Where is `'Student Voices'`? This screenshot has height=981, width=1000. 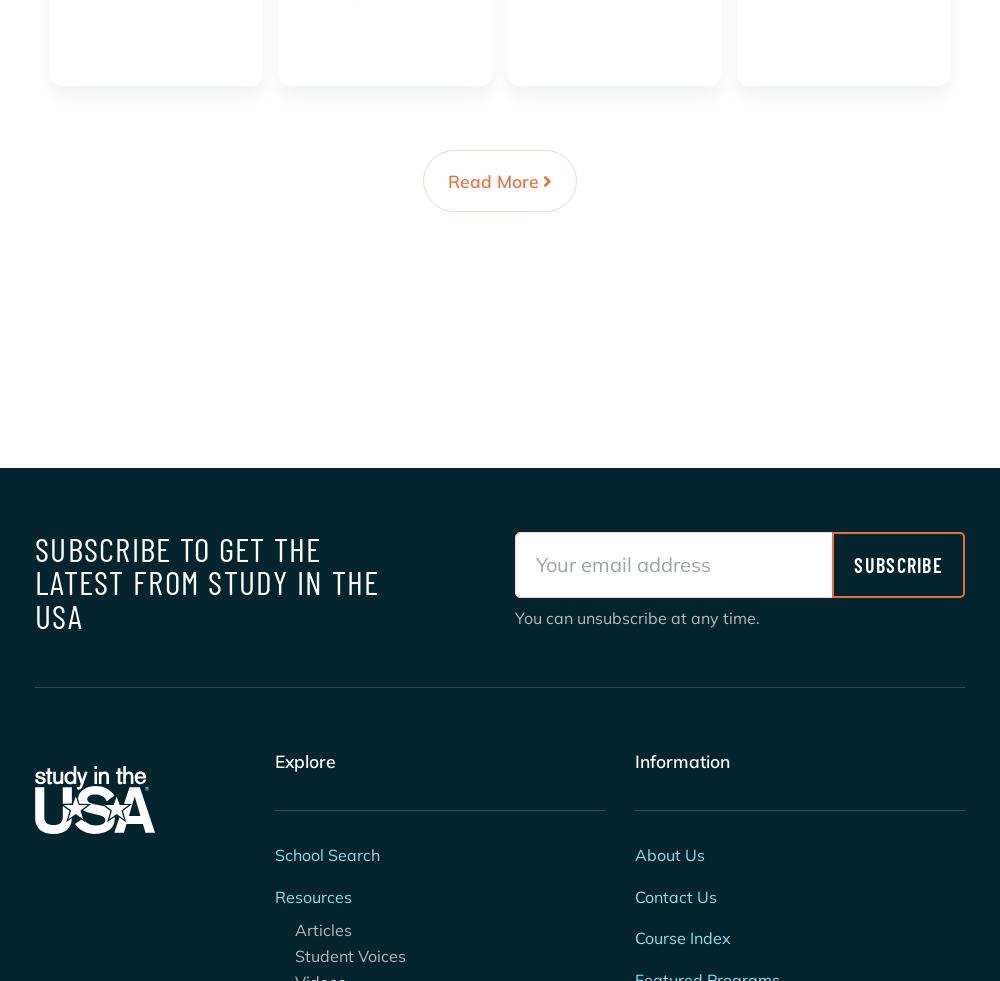
'Student Voices' is located at coordinates (339, 955).